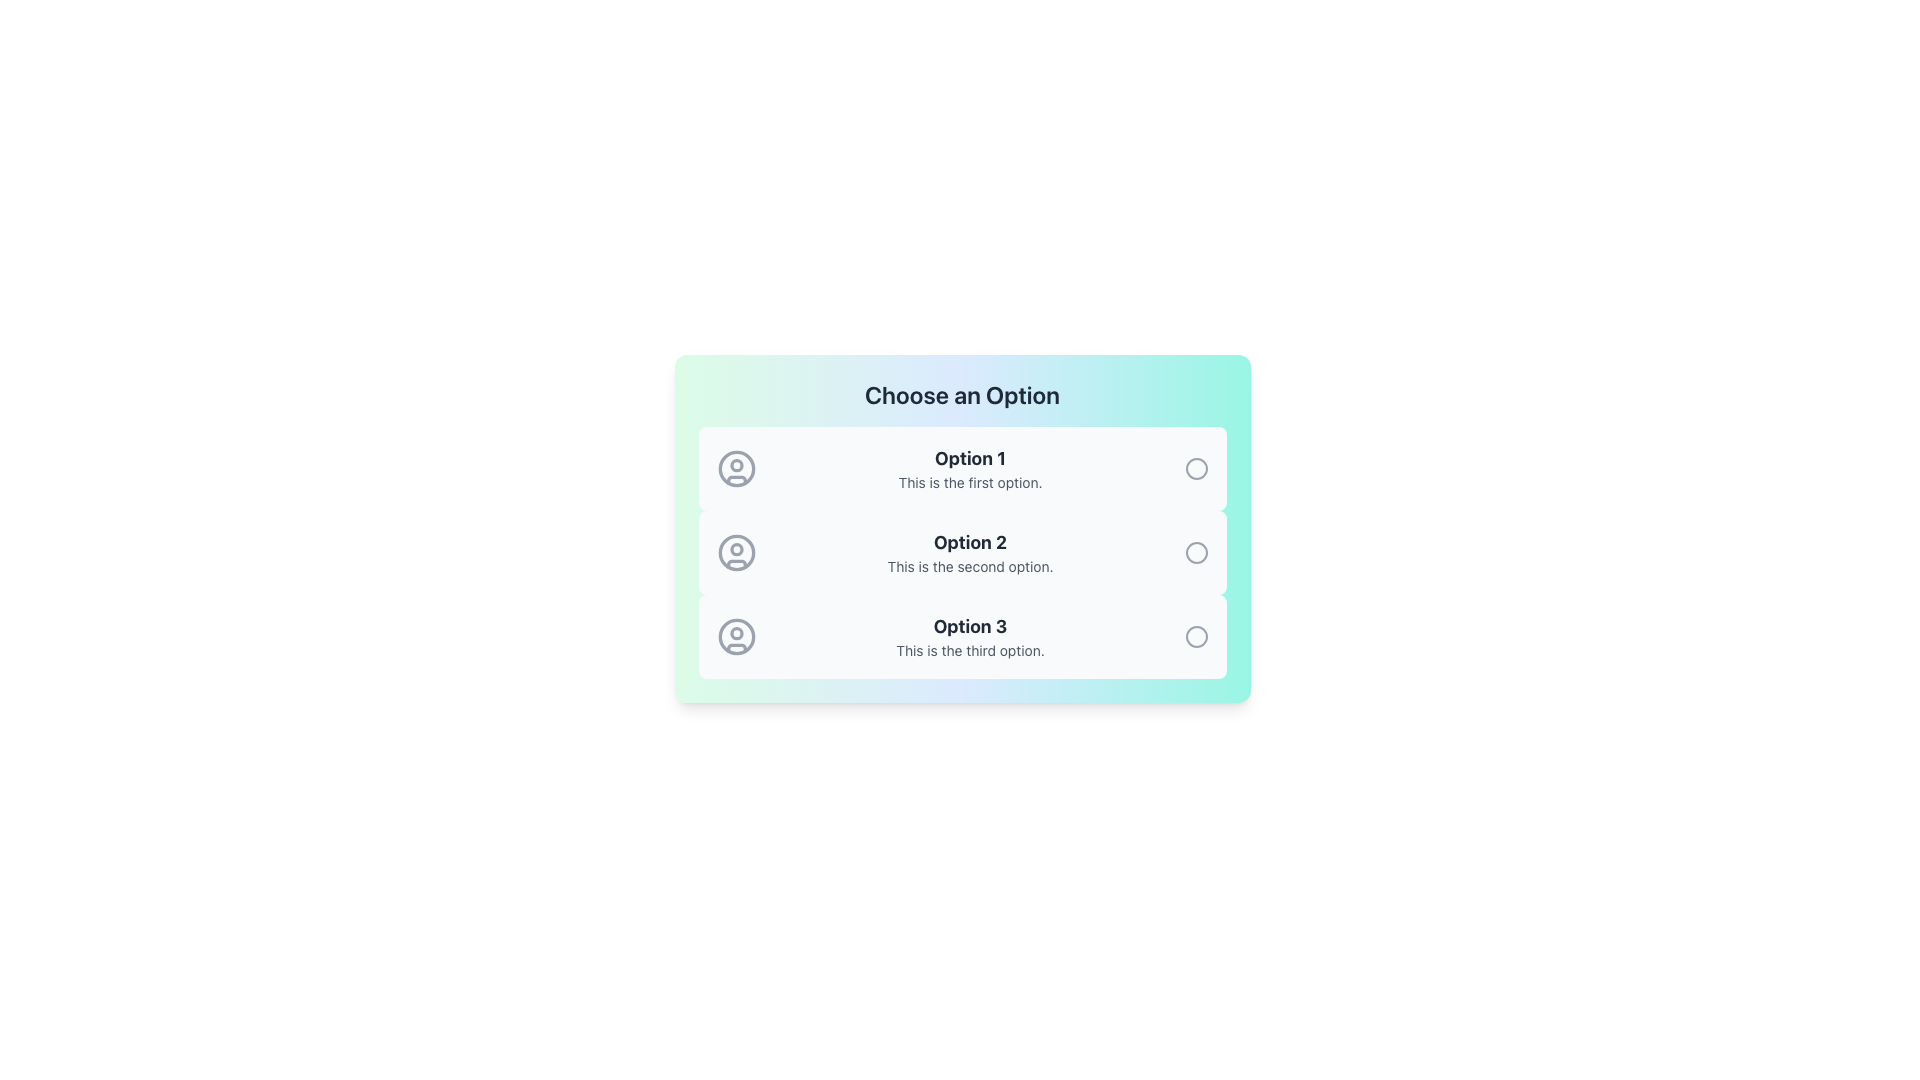 This screenshot has width=1920, height=1080. What do you see at coordinates (970, 567) in the screenshot?
I see `the text label that says 'This is the second option.' located beneath the 'Option 2' label in the middle option card` at bounding box center [970, 567].